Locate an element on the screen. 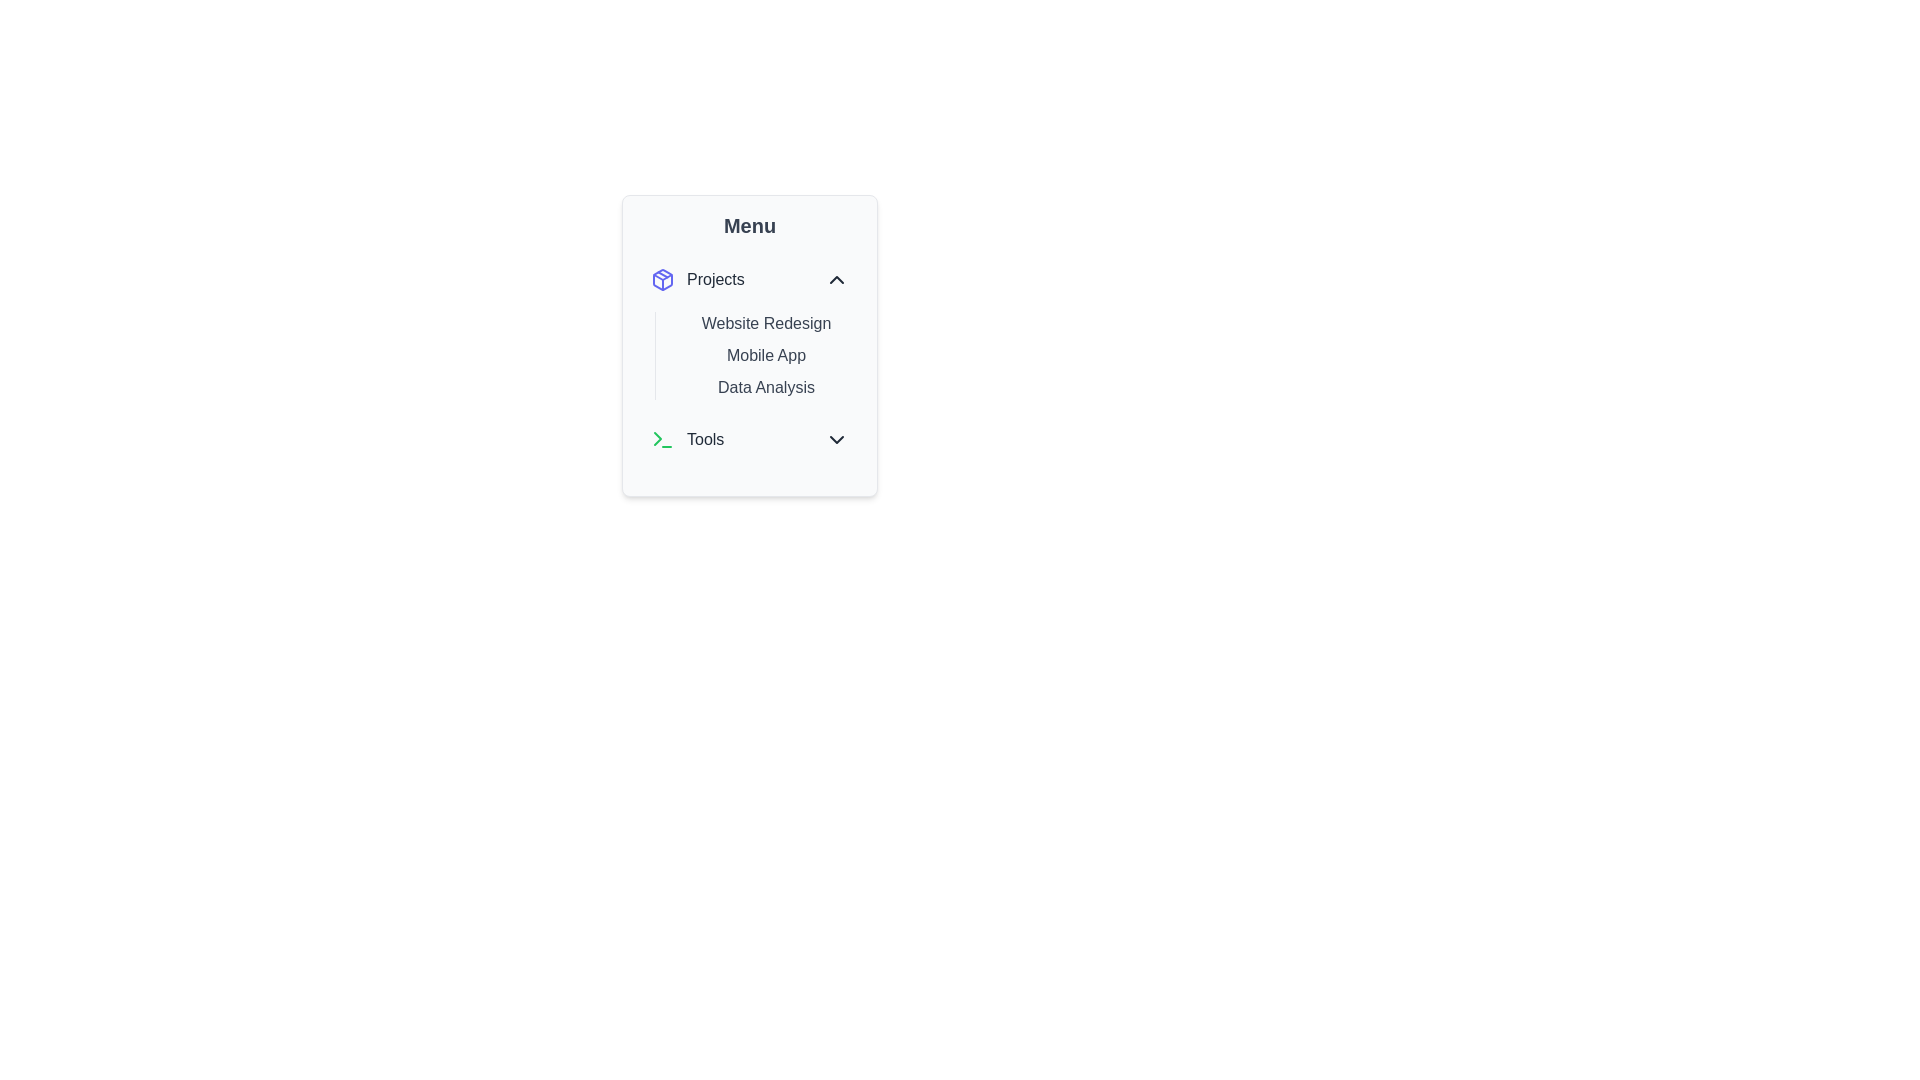 The height and width of the screenshot is (1080, 1920). the 'Projects' menu item, which is the first item beneath the 'Menu' header and includes a blue box icon to its left is located at coordinates (697, 280).